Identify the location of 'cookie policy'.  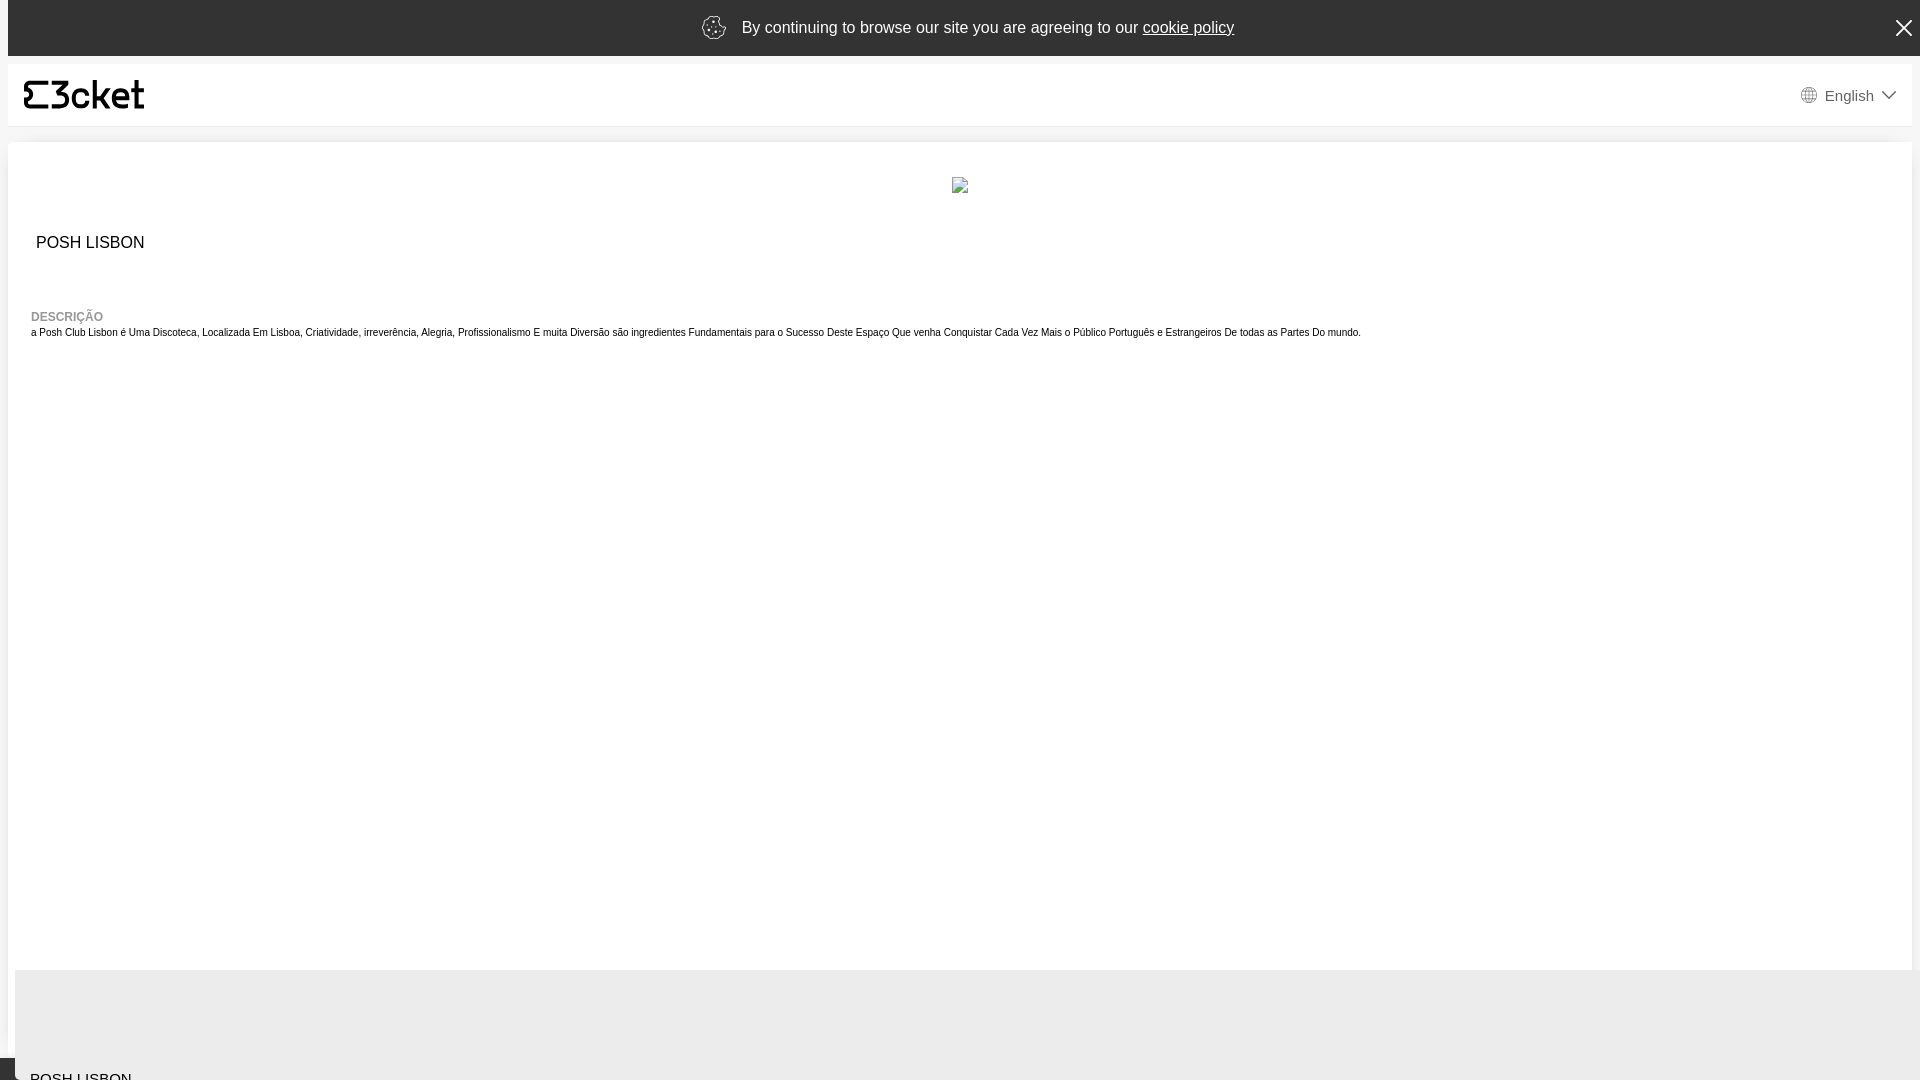
(1189, 27).